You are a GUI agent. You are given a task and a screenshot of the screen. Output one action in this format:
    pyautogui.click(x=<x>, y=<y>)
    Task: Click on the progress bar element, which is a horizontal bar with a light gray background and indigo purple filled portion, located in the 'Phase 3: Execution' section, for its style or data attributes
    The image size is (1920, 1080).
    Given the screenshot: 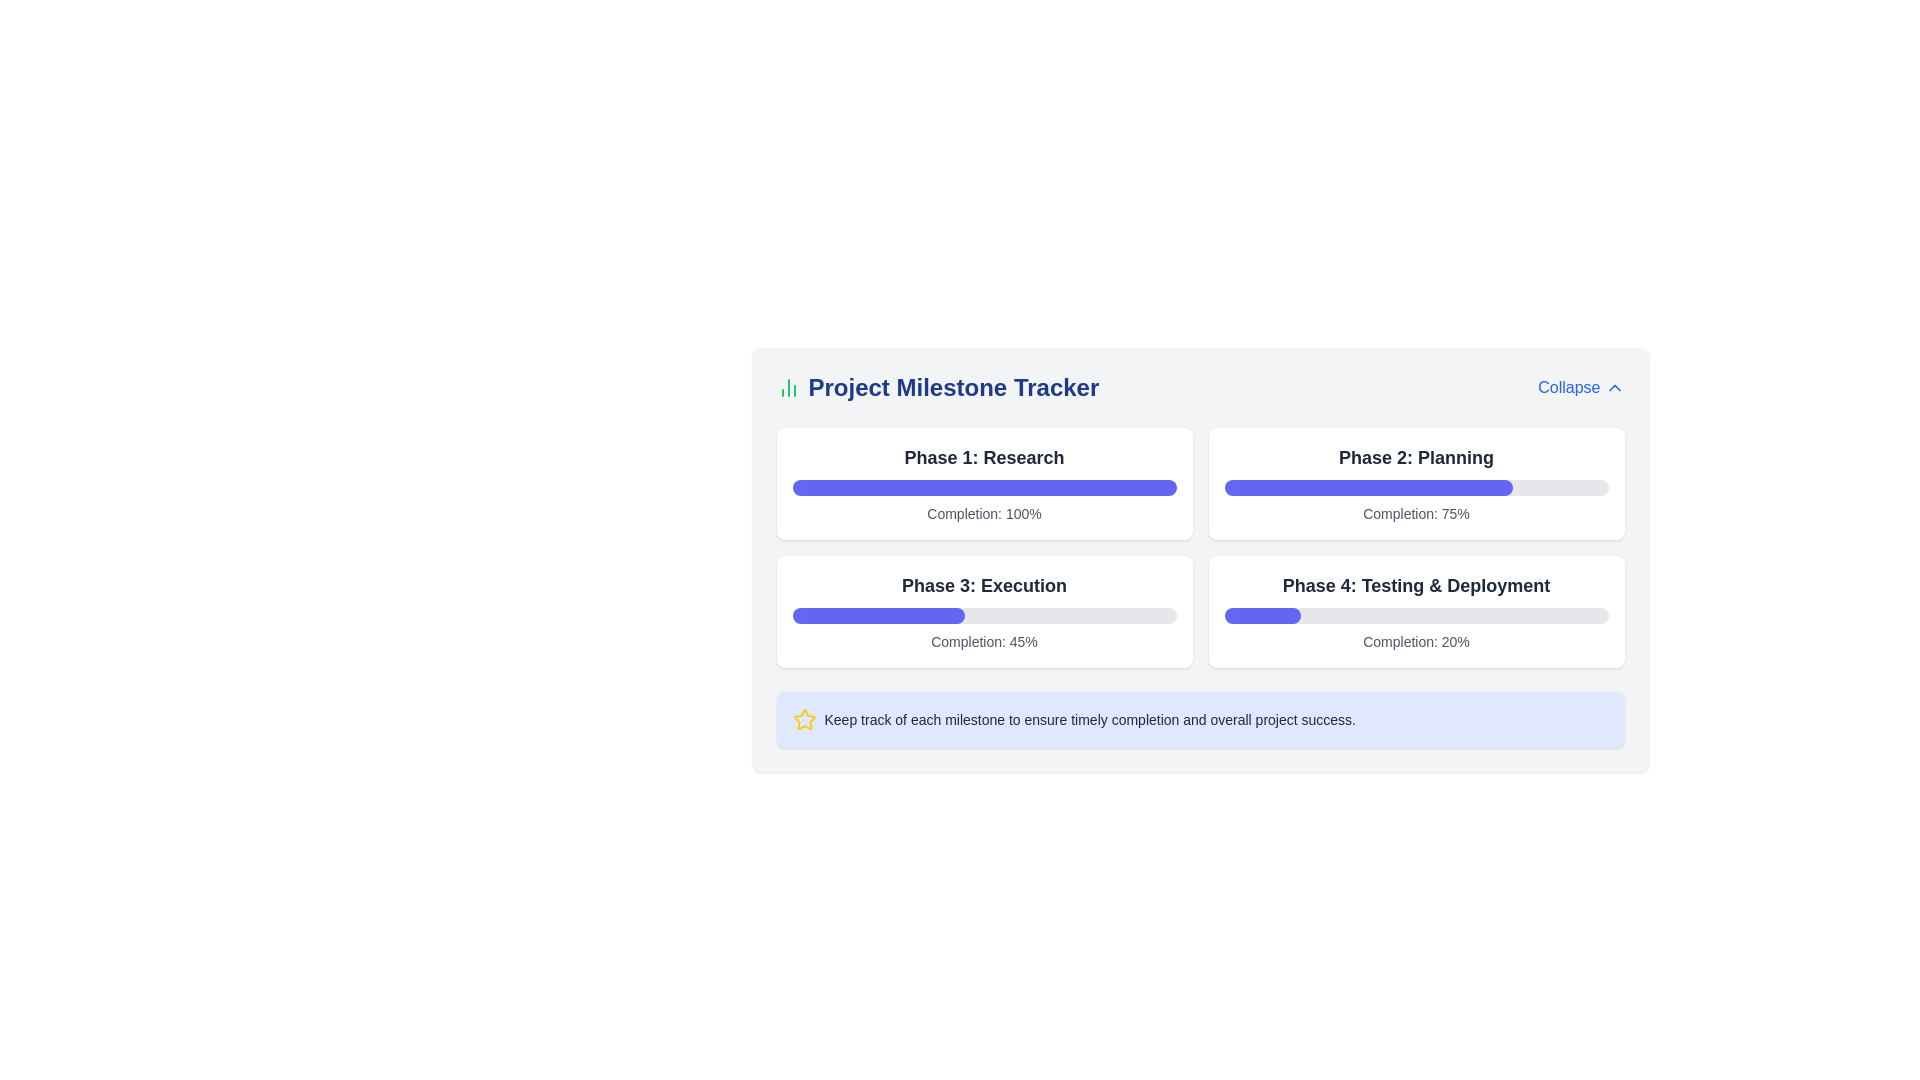 What is the action you would take?
    pyautogui.click(x=984, y=615)
    